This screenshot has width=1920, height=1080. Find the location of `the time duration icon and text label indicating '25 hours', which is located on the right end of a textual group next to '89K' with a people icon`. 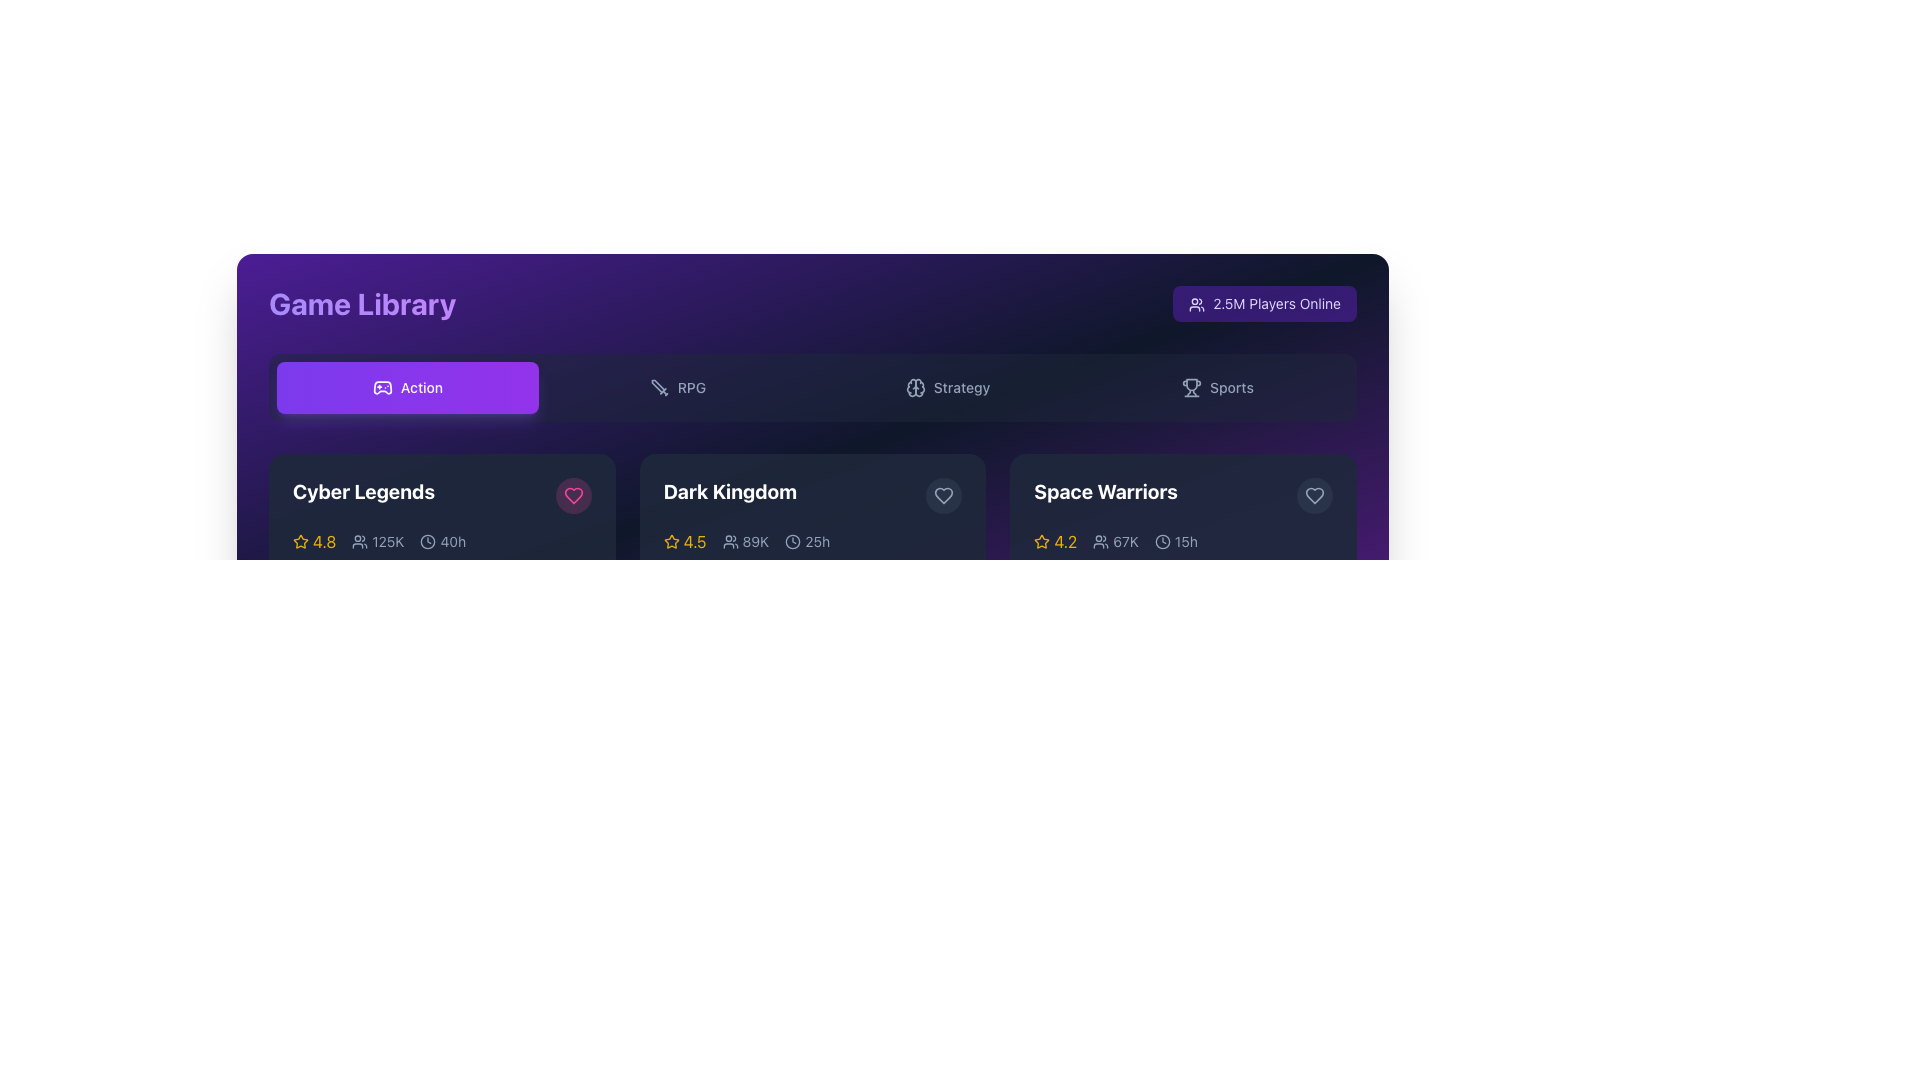

the time duration icon and text label indicating '25 hours', which is located on the right end of a textual group next to '89K' with a people icon is located at coordinates (807, 542).